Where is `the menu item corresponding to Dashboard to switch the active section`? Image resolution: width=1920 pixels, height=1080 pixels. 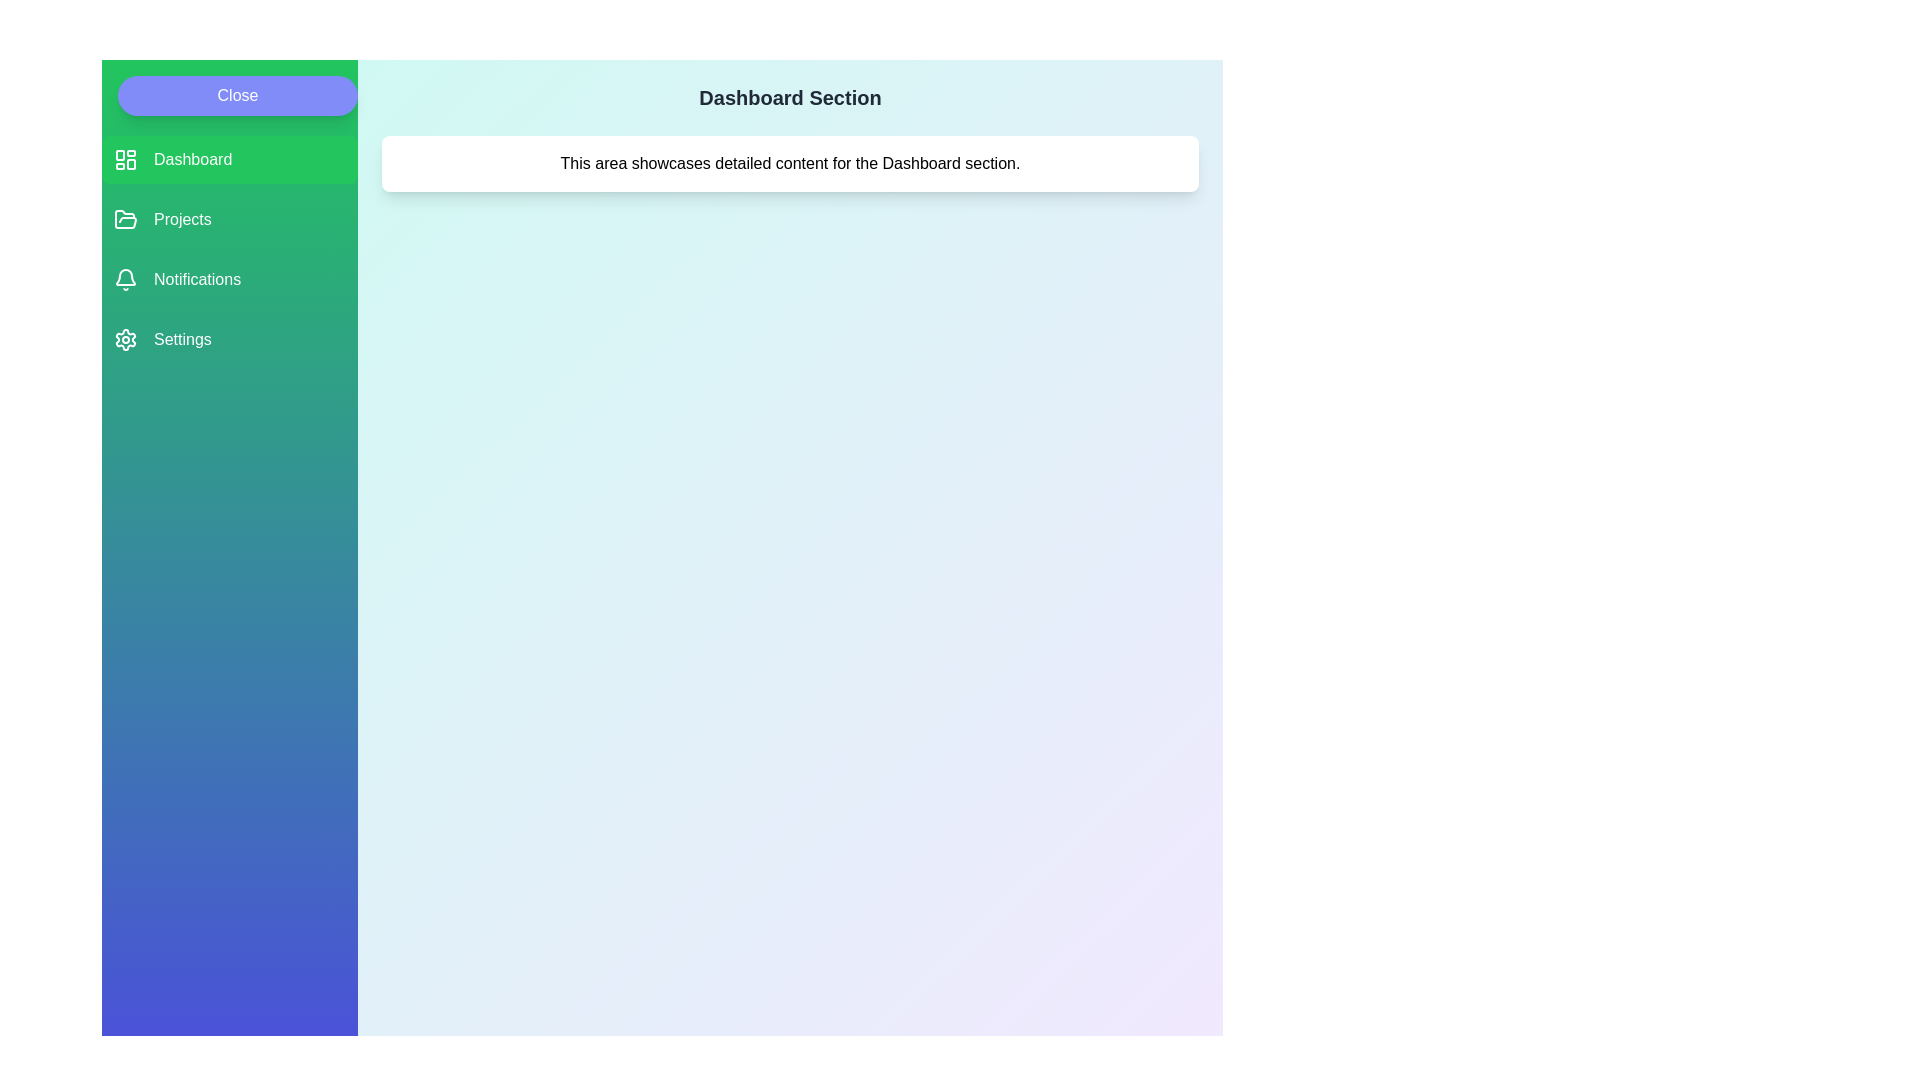 the menu item corresponding to Dashboard to switch the active section is located at coordinates (230, 158).